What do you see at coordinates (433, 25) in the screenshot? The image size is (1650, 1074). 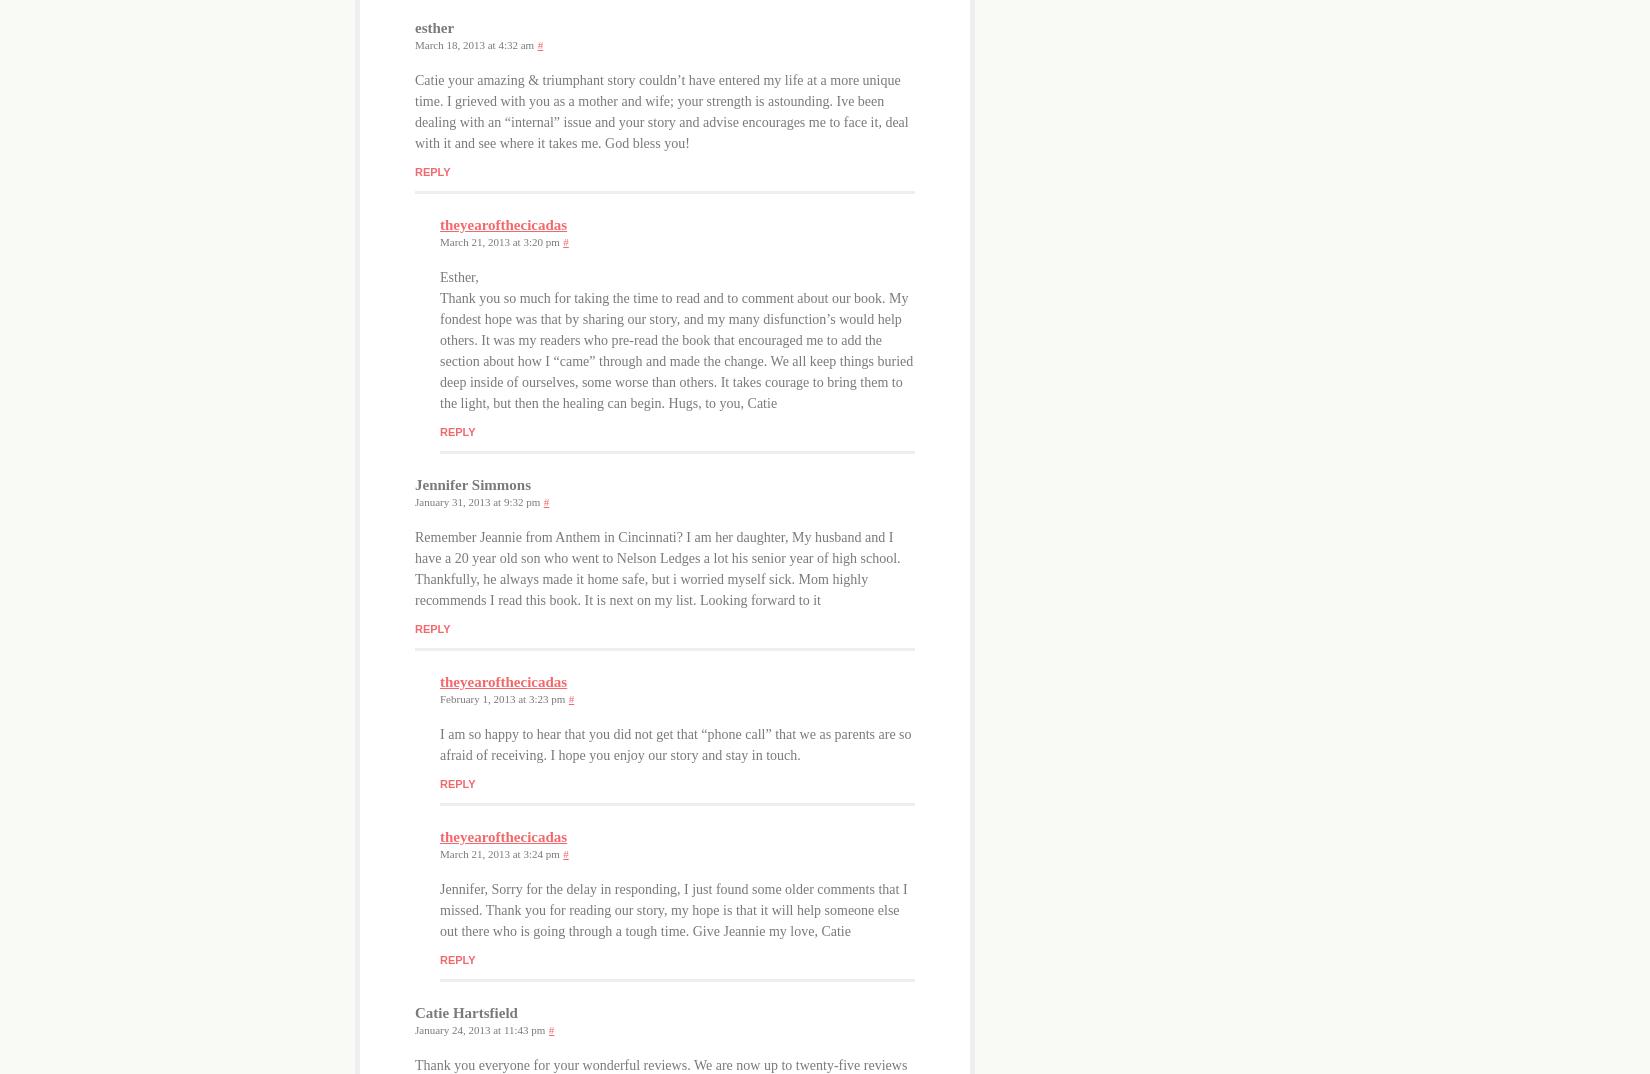 I see `'esther'` at bounding box center [433, 25].